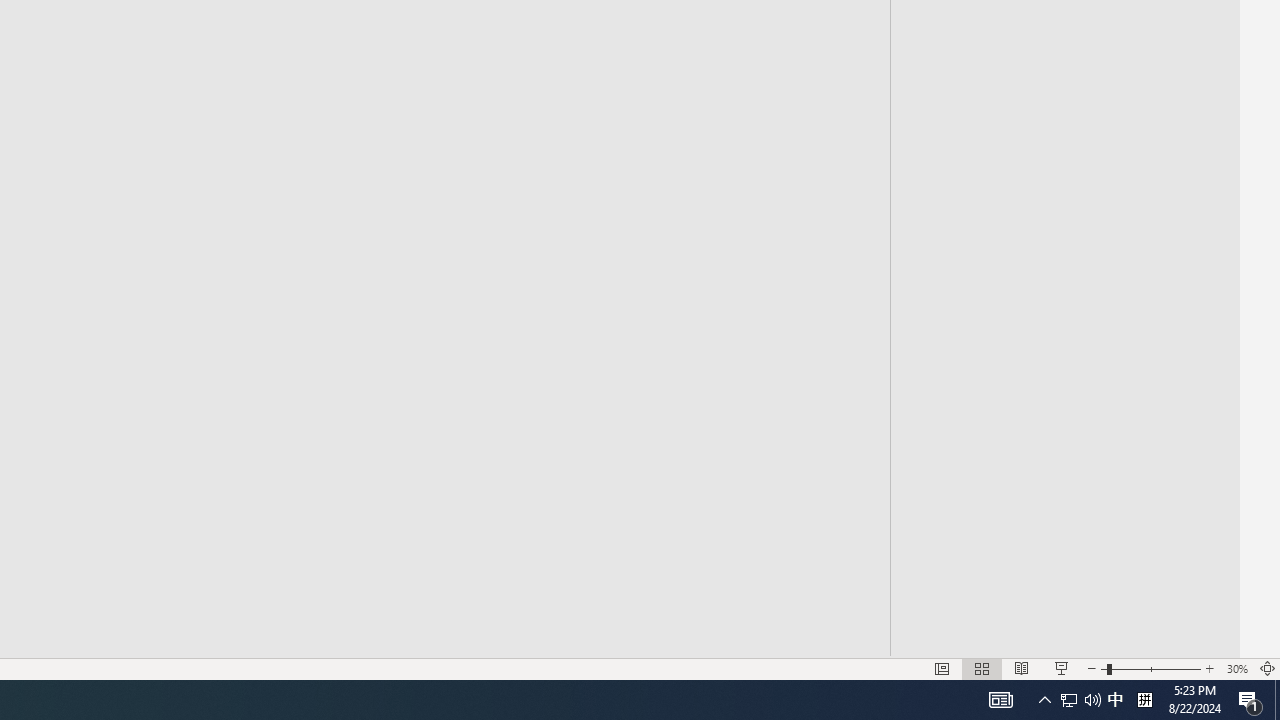  Describe the element at coordinates (1236, 669) in the screenshot. I see `'Zoom 30%'` at that location.